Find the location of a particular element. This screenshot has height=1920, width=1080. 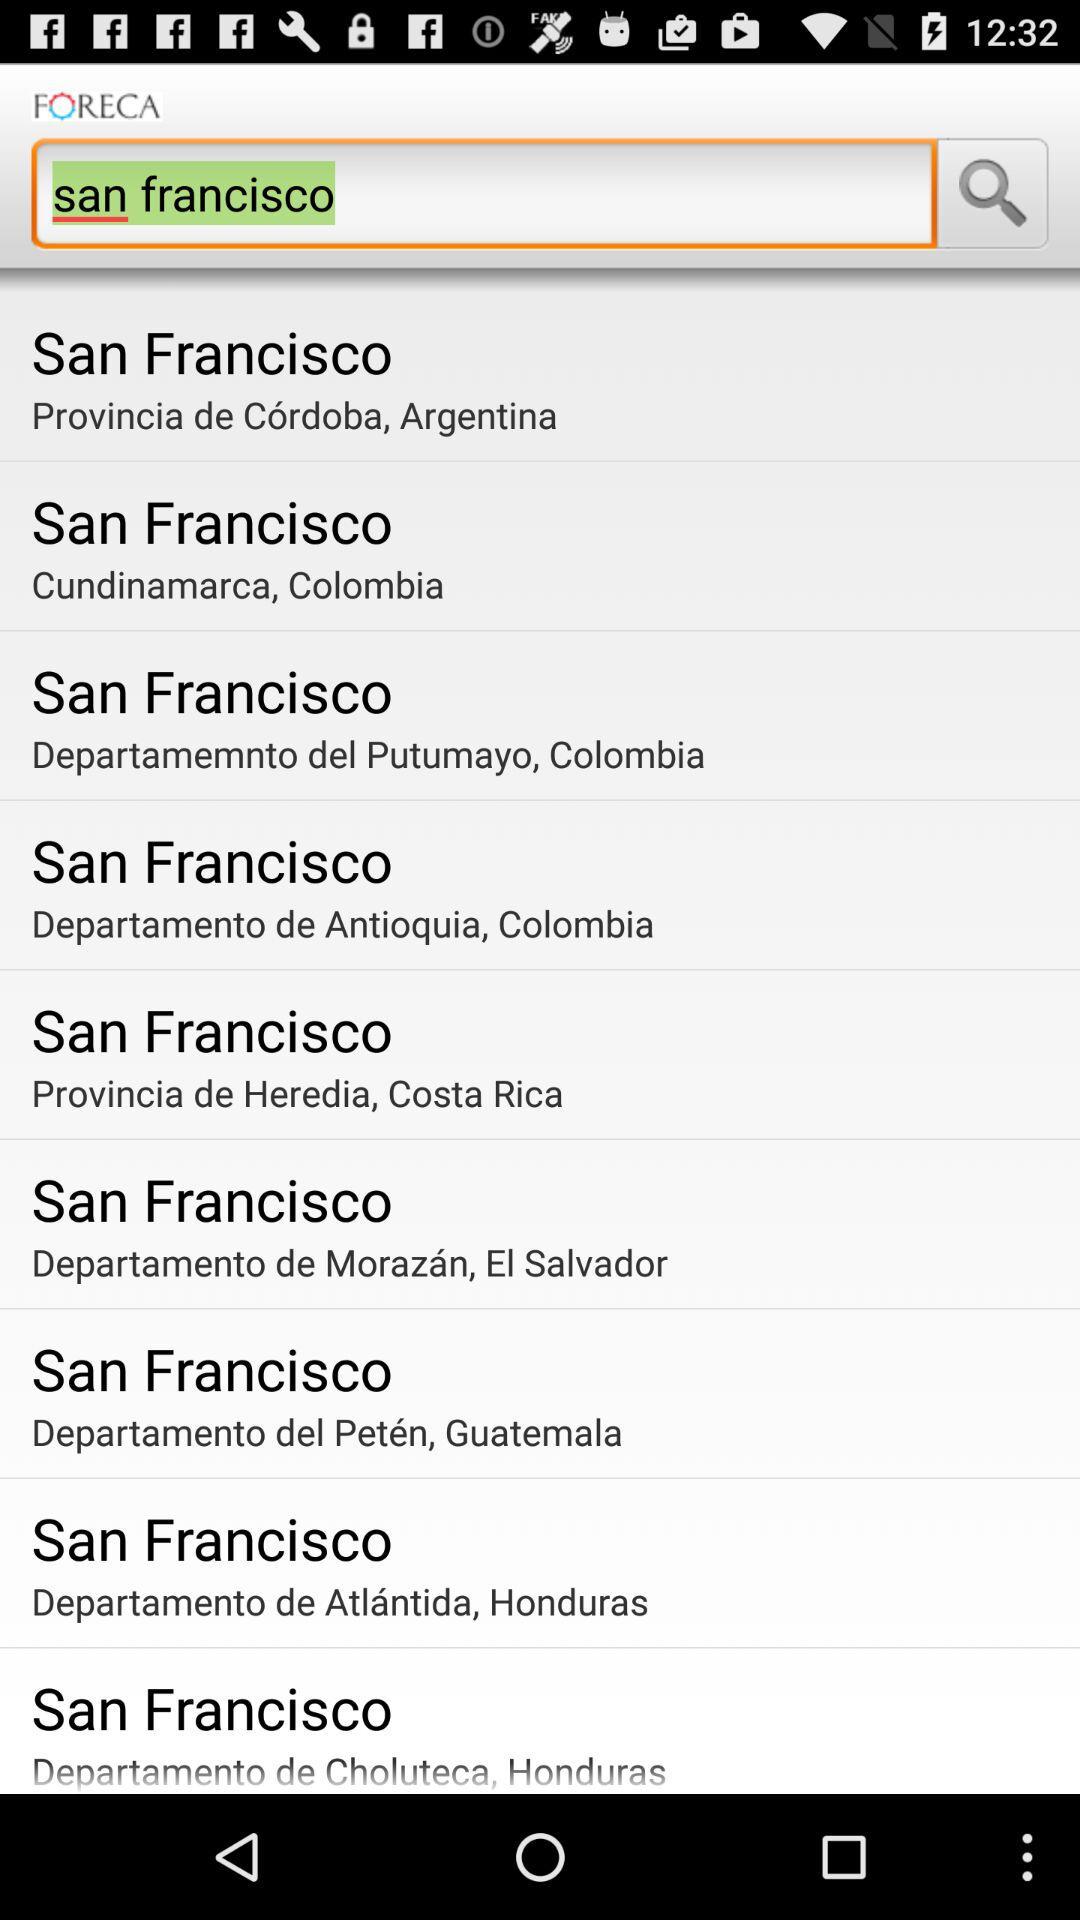

cundinamarca, colombia item is located at coordinates (547, 583).